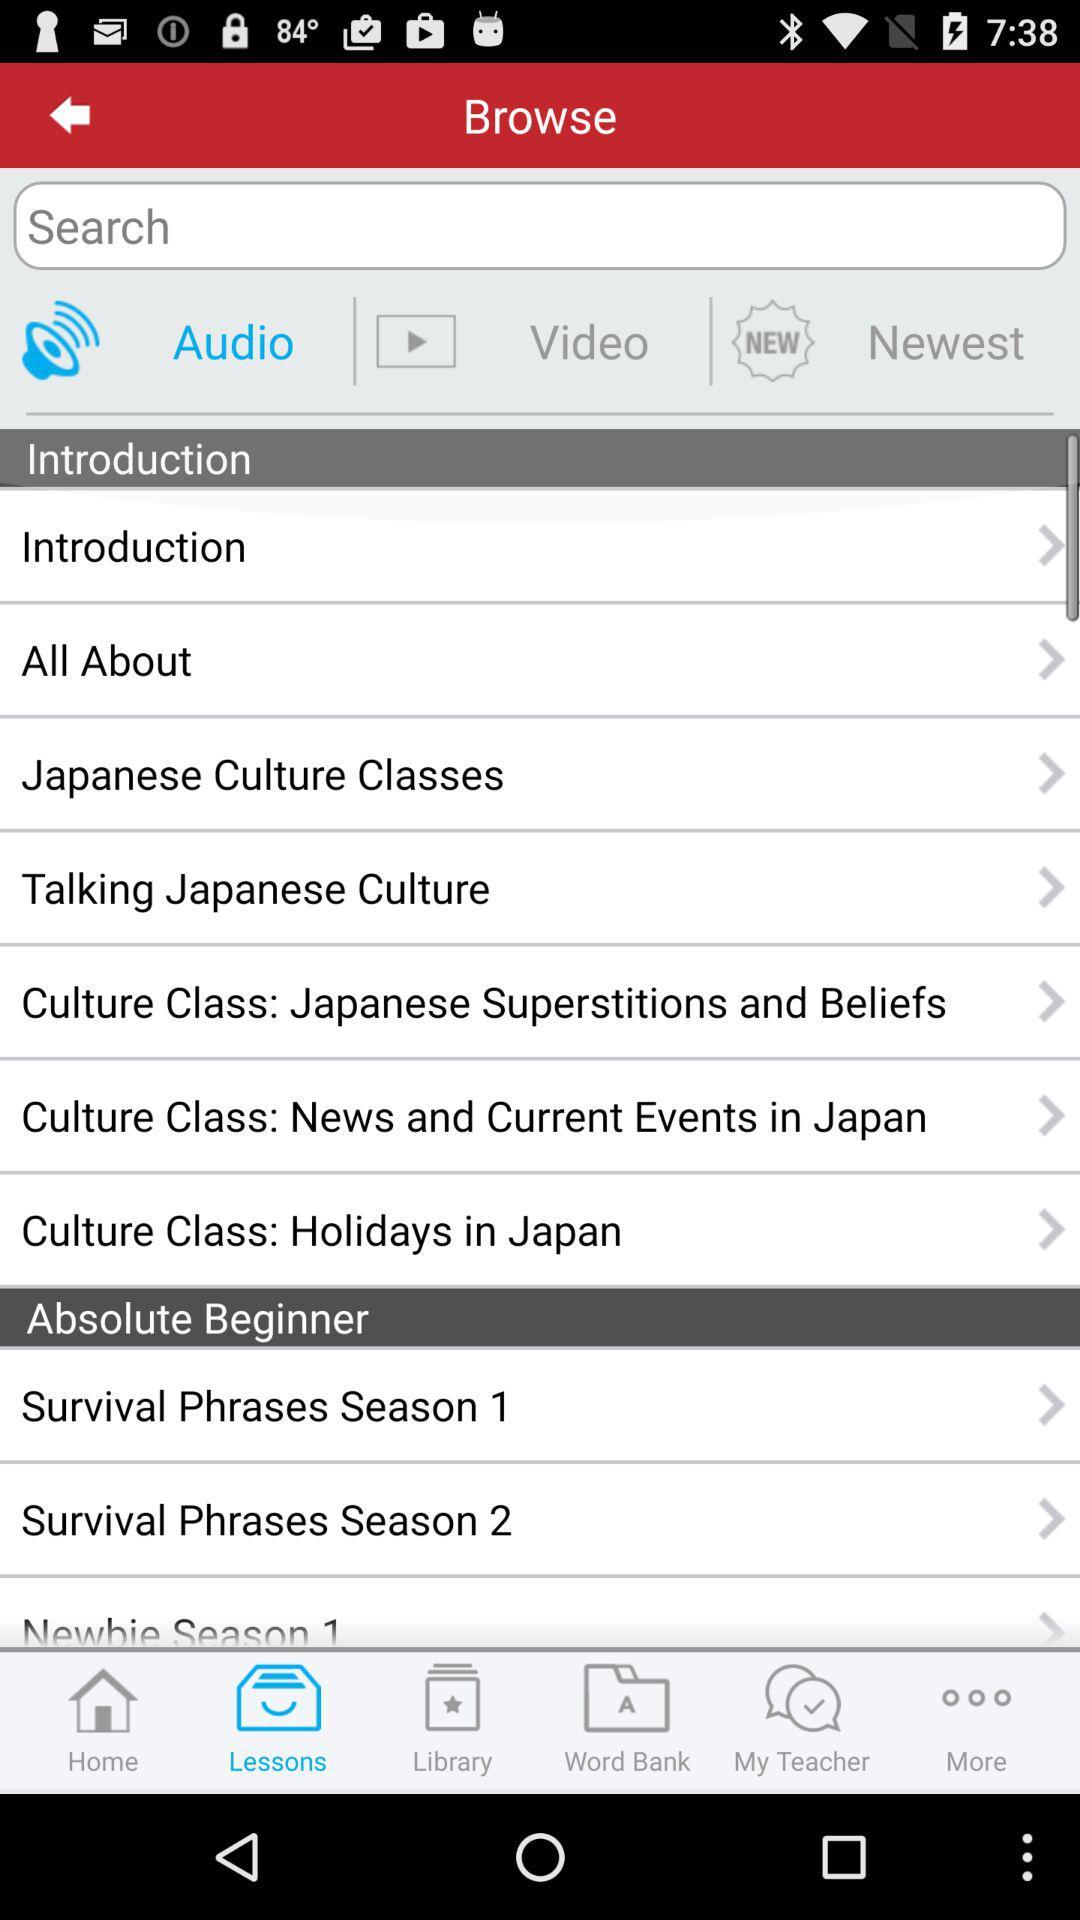  Describe the element at coordinates (1052, 545) in the screenshot. I see `the button which is next to the introduction` at that location.